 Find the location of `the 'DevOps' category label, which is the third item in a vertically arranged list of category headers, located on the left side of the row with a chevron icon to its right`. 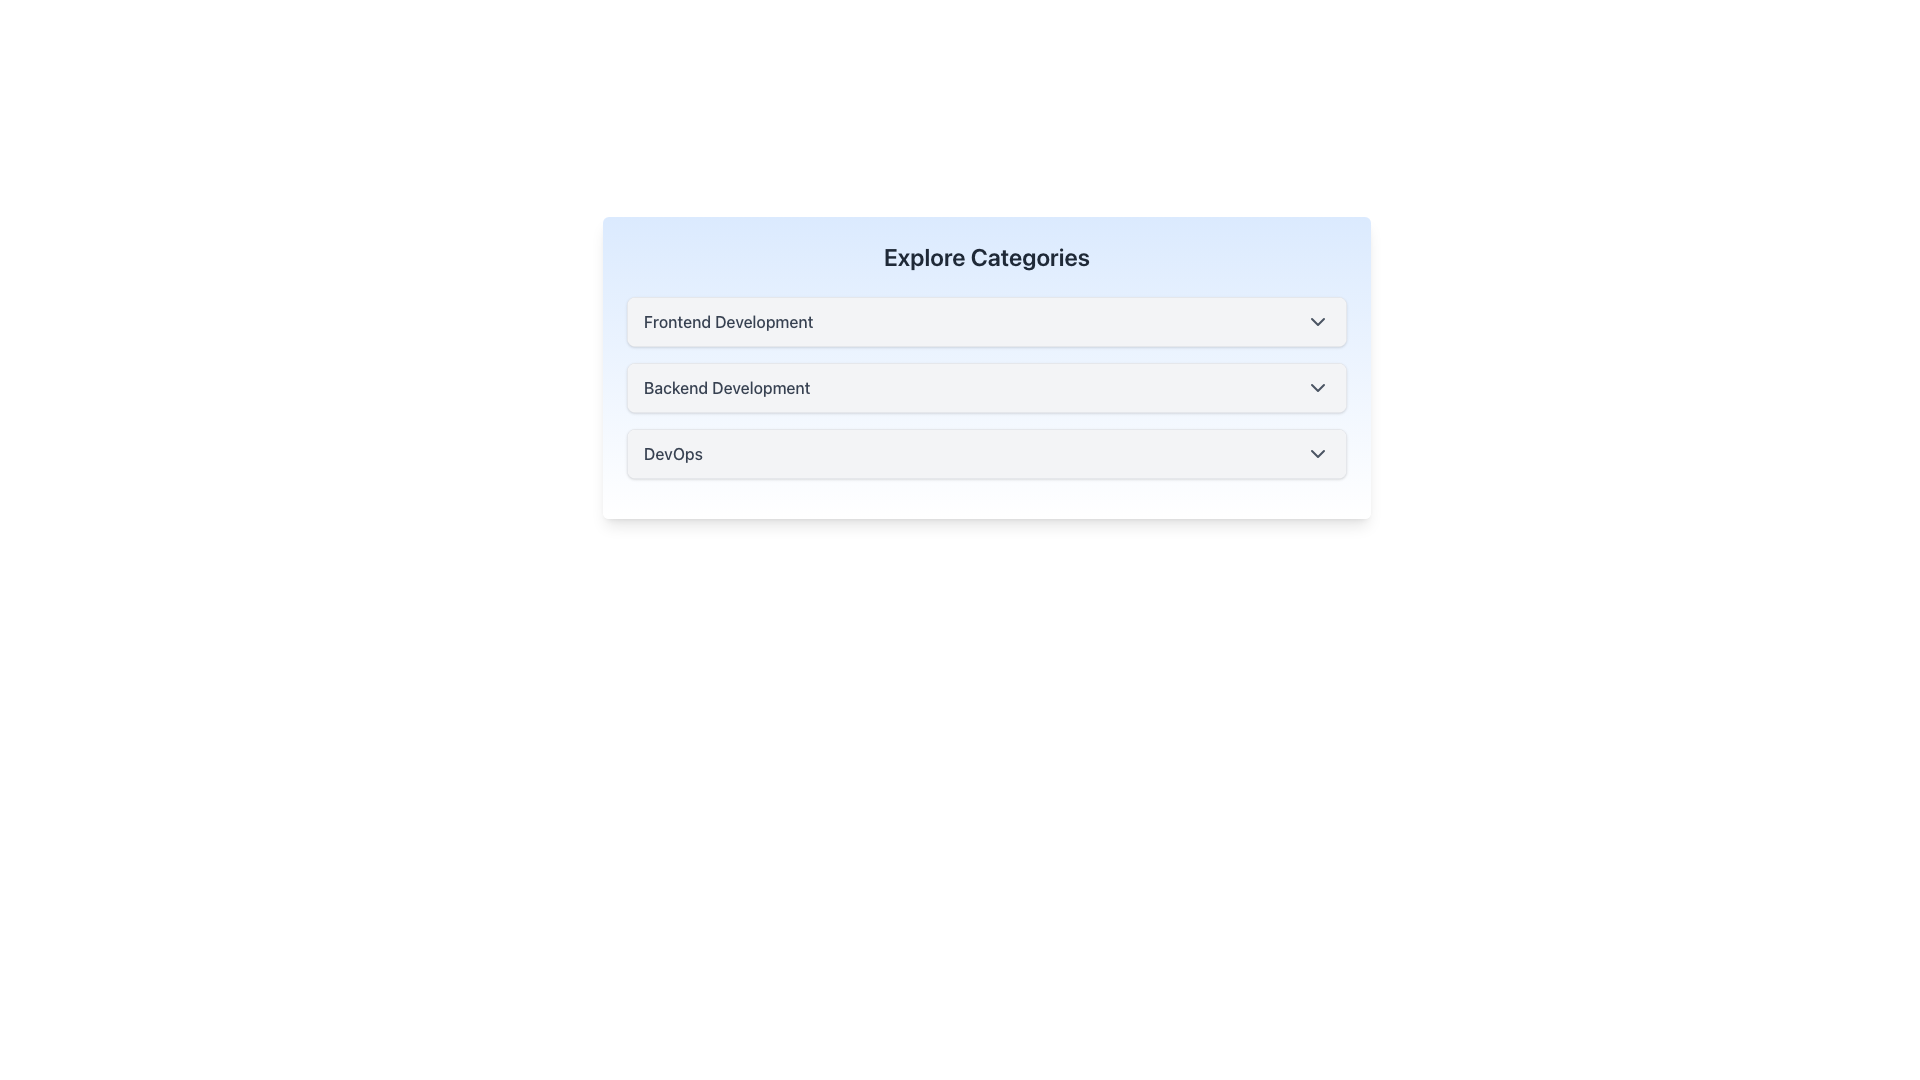

the 'DevOps' category label, which is the third item in a vertically arranged list of category headers, located on the left side of the row with a chevron icon to its right is located at coordinates (673, 454).